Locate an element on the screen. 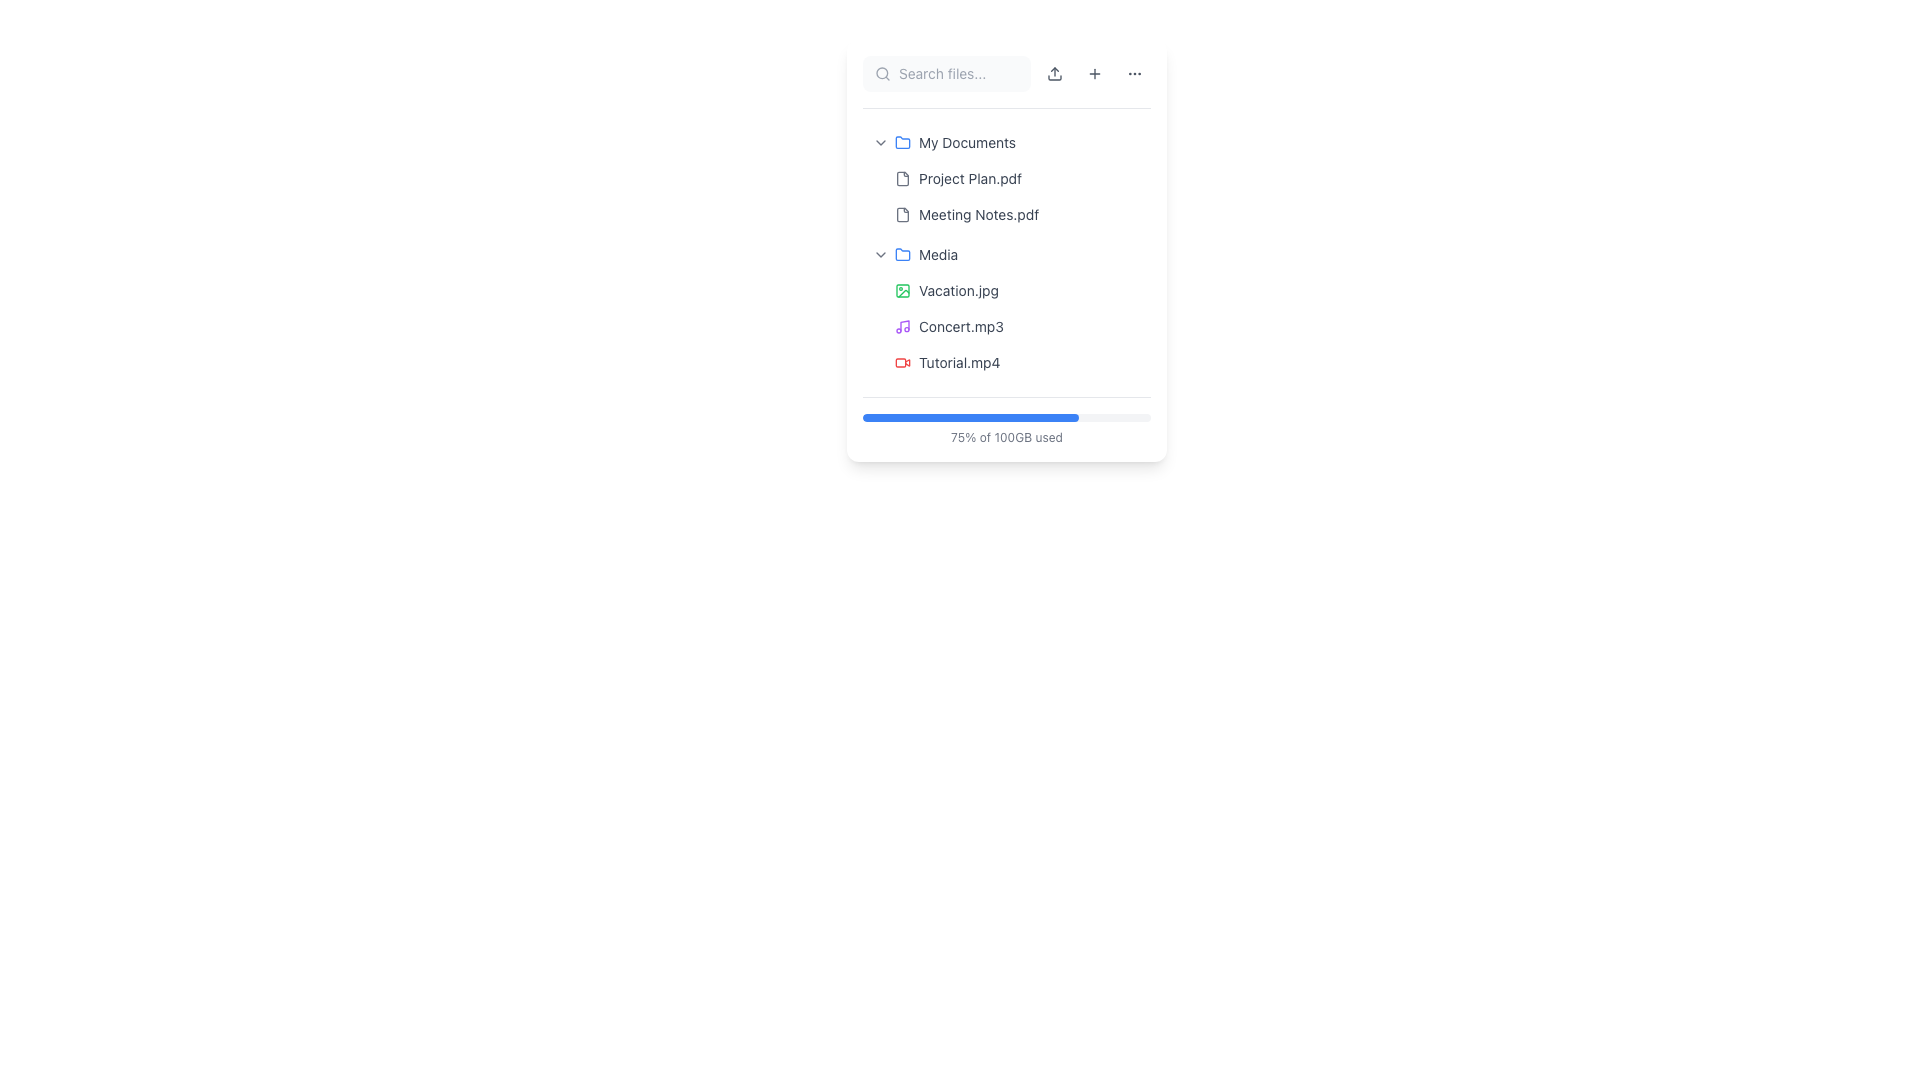 Image resolution: width=1920 pixels, height=1080 pixels. the text label representing the file 'Project Plan.pdf' is located at coordinates (970, 177).